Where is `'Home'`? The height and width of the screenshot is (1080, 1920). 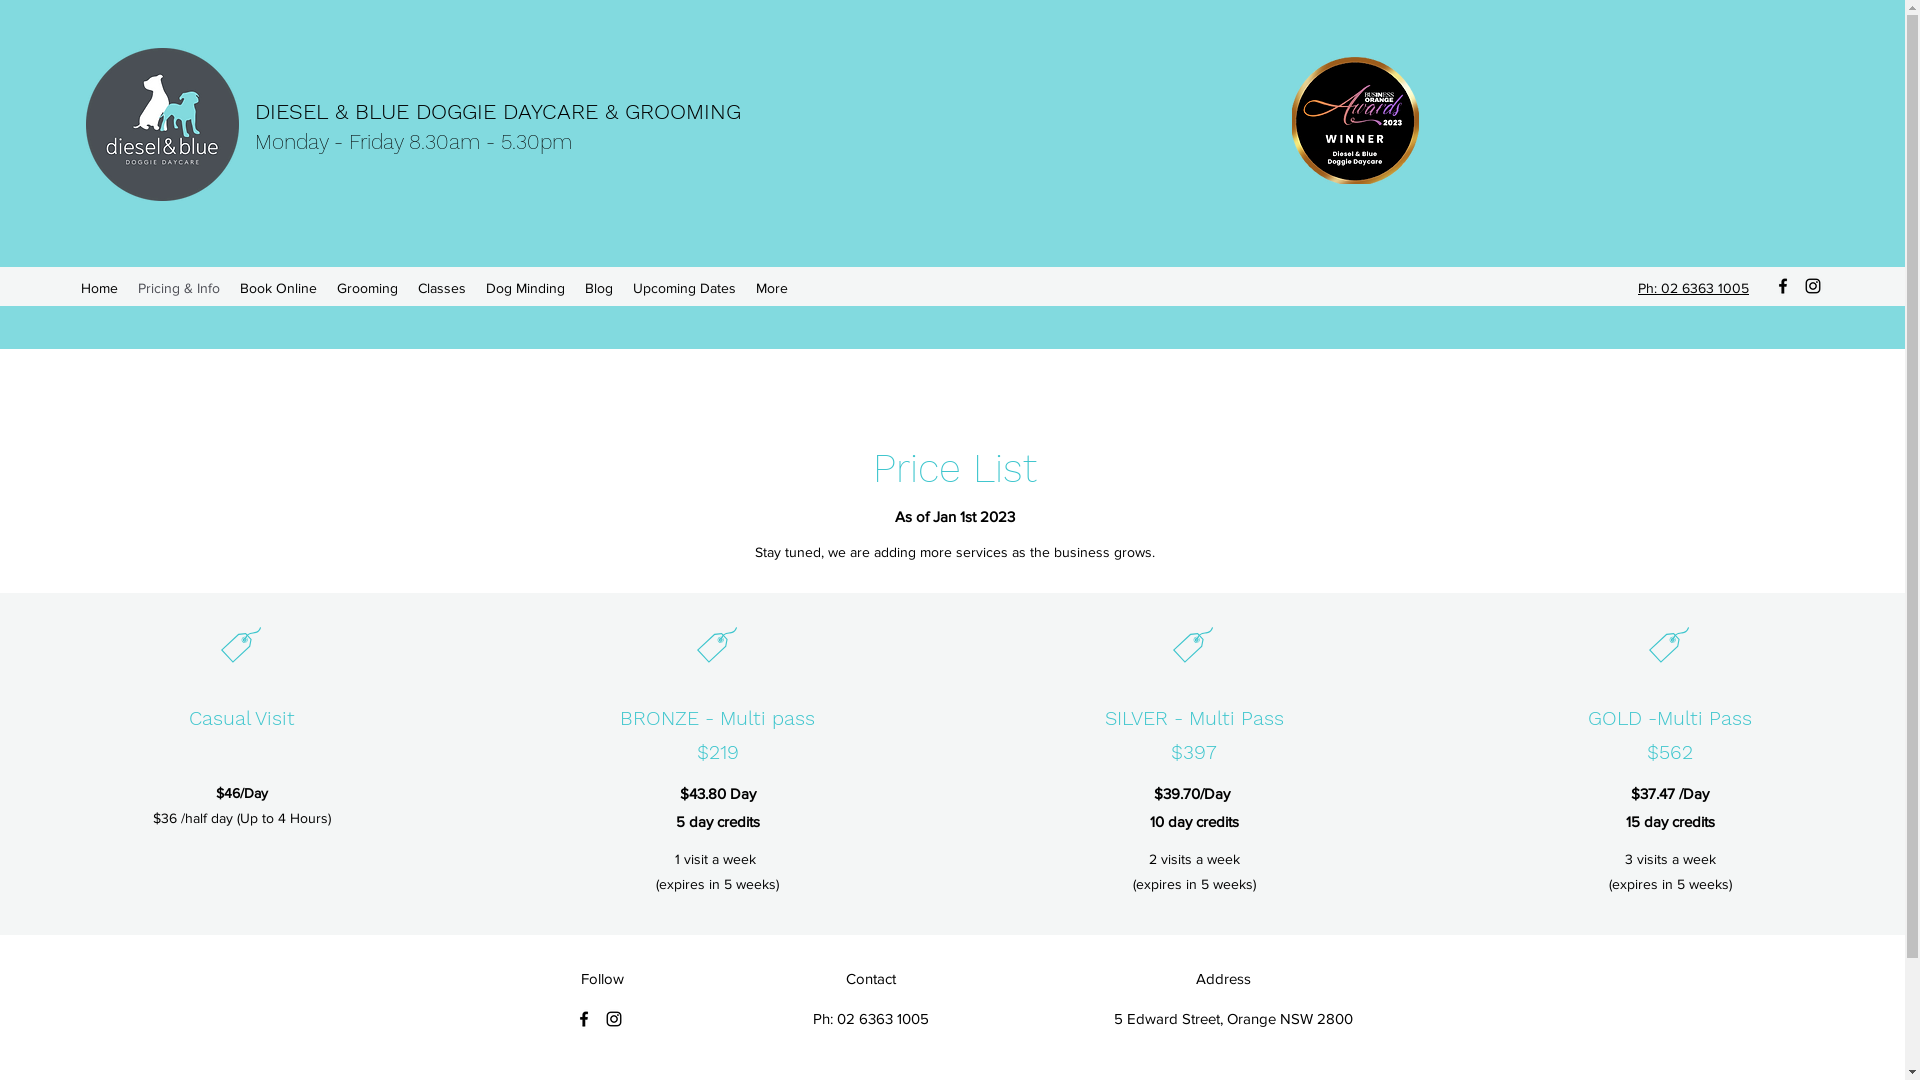
'Home' is located at coordinates (98, 288).